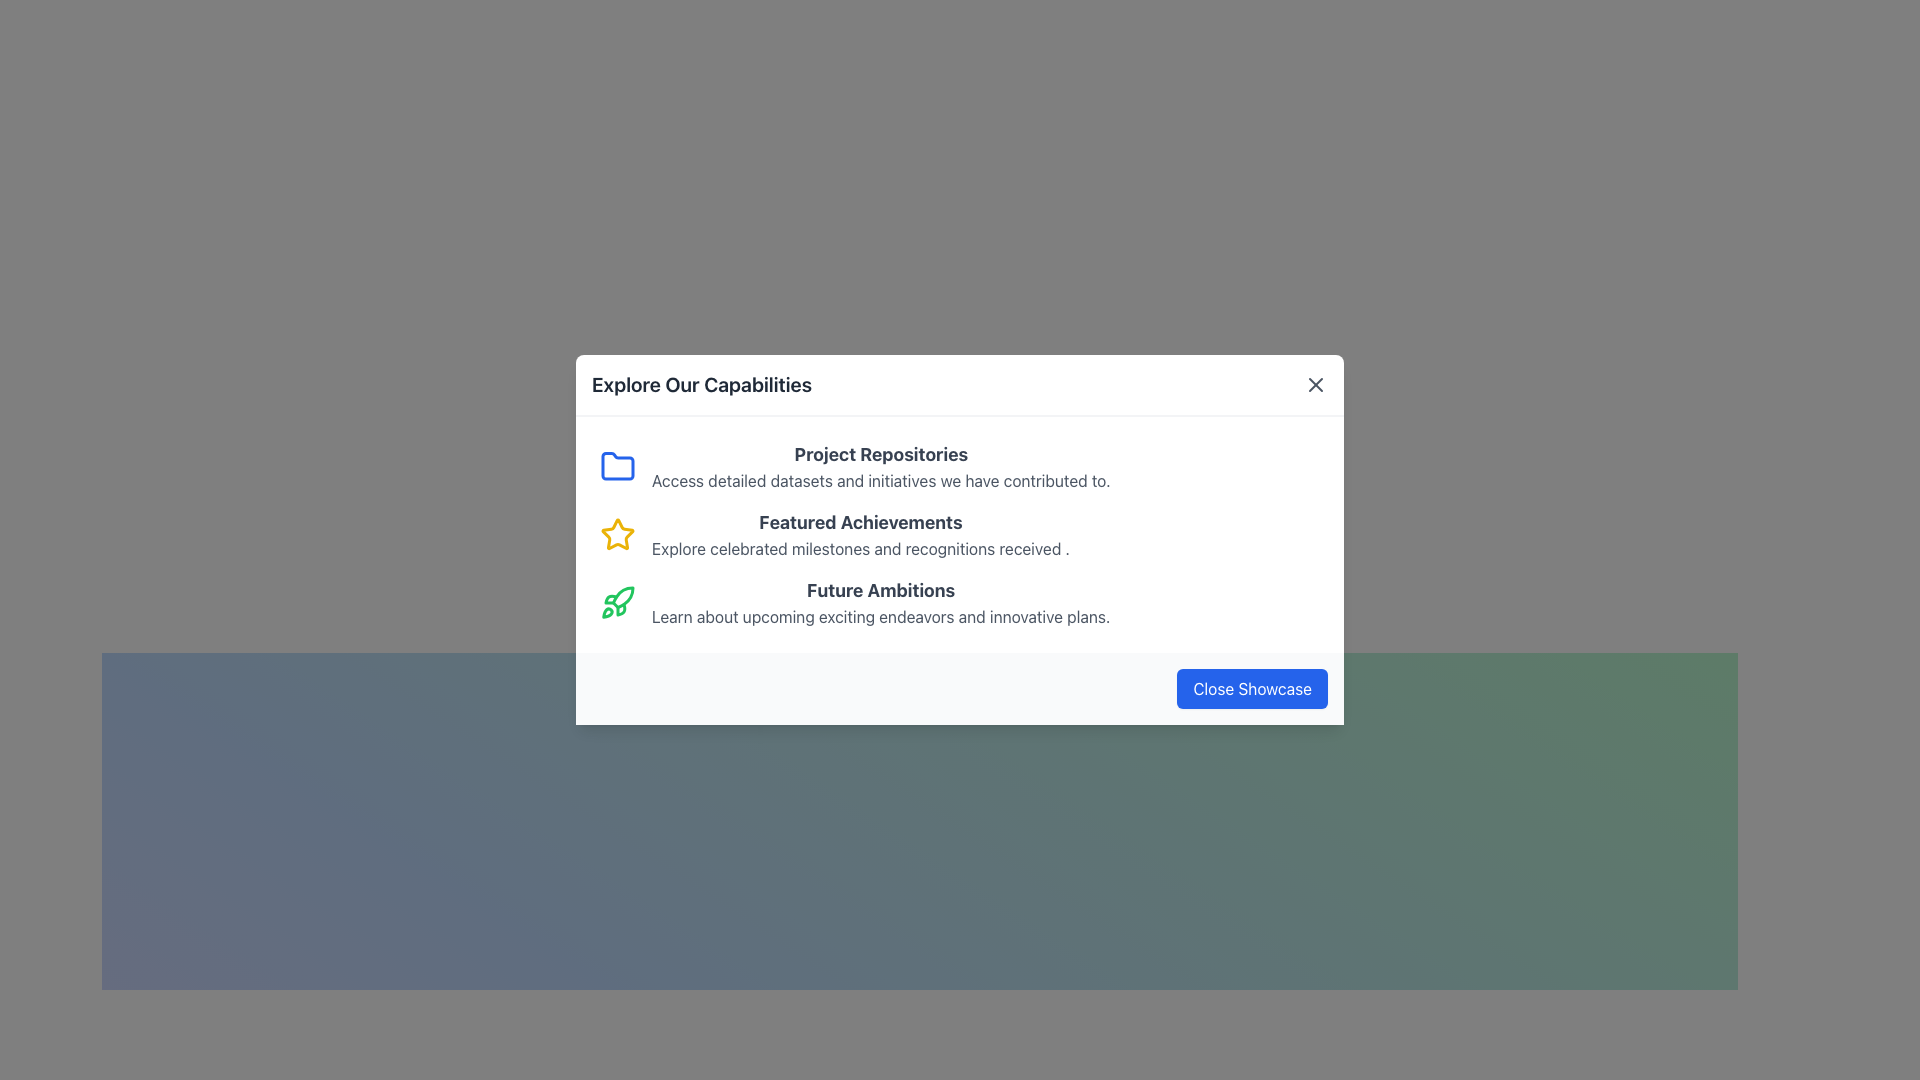 The width and height of the screenshot is (1920, 1080). Describe the element at coordinates (617, 534) in the screenshot. I see `the yellow star-shaped icon located on the left side of the 'Featured Achievements' section, which is positioned below 'Project Repositories' and above 'Future Ambitions'` at that location.